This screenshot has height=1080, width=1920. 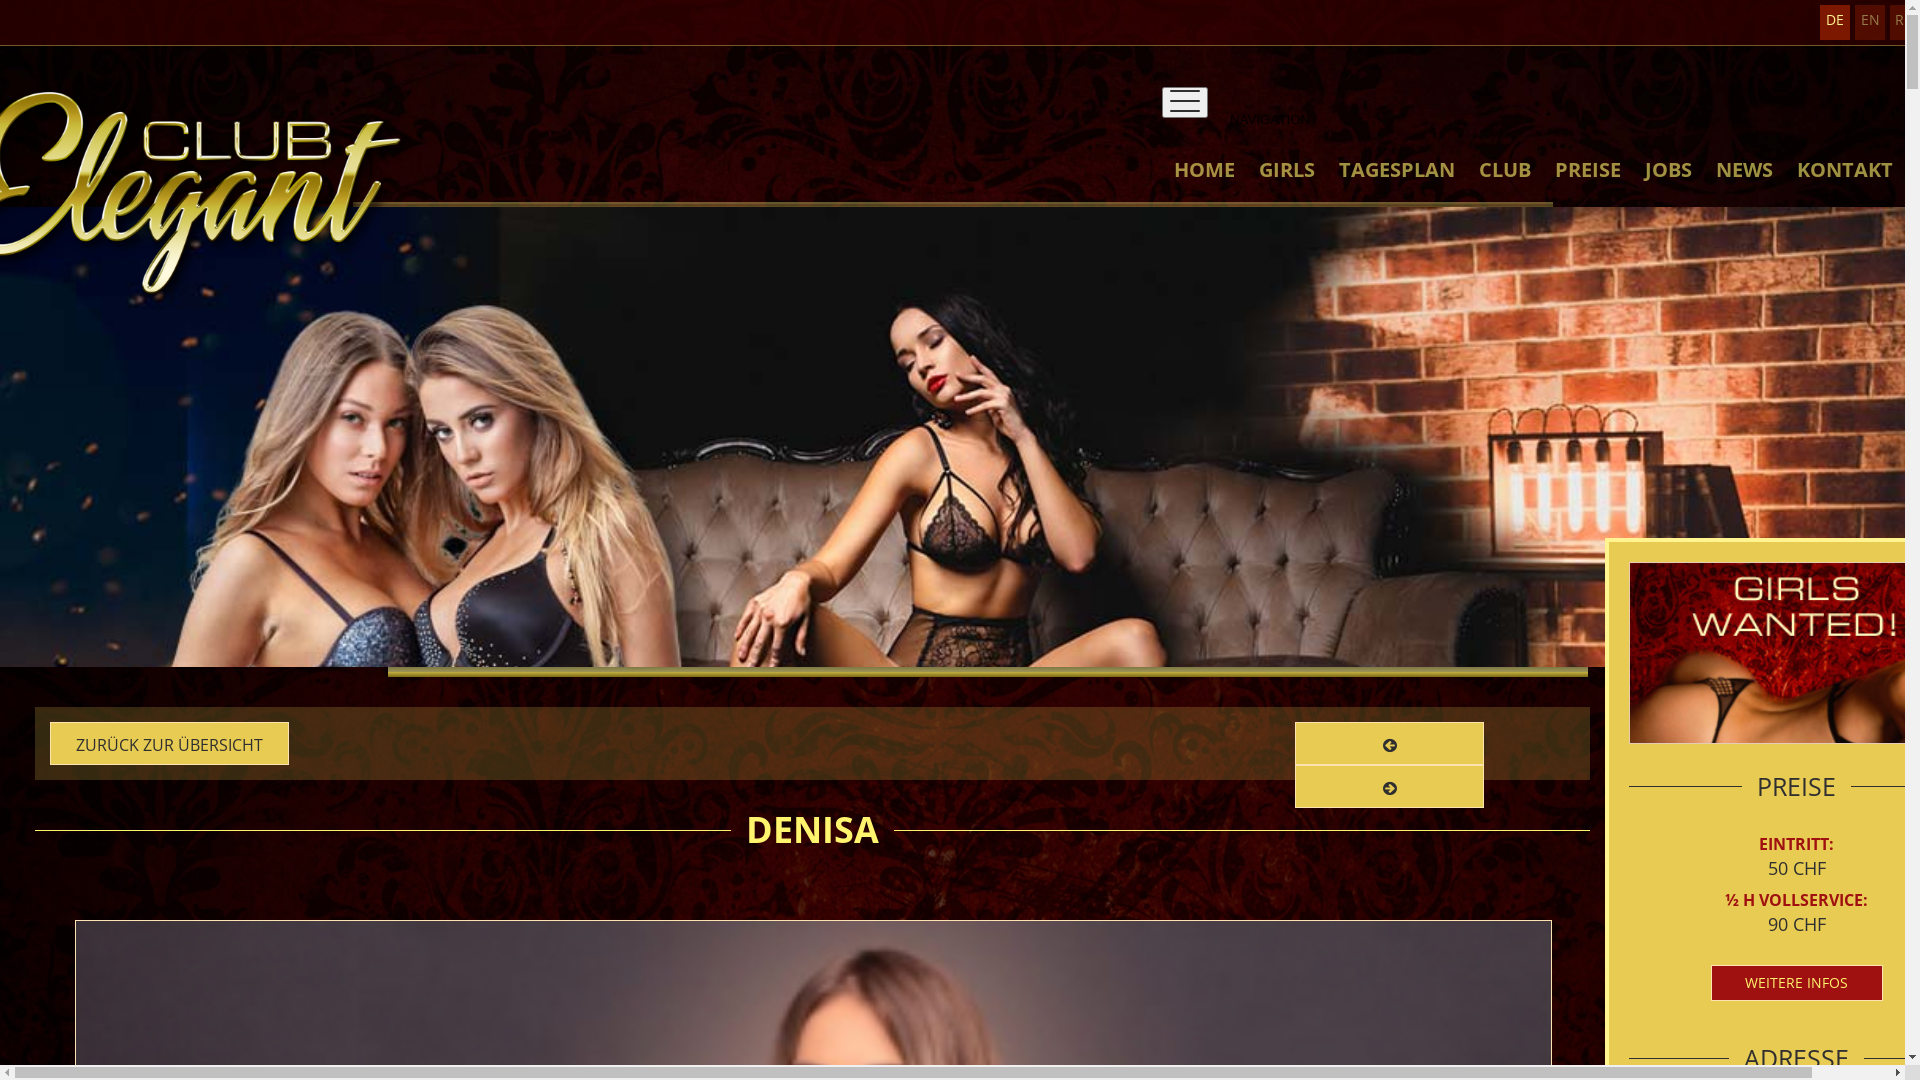 What do you see at coordinates (1668, 188) in the screenshot?
I see `'JOBS'` at bounding box center [1668, 188].